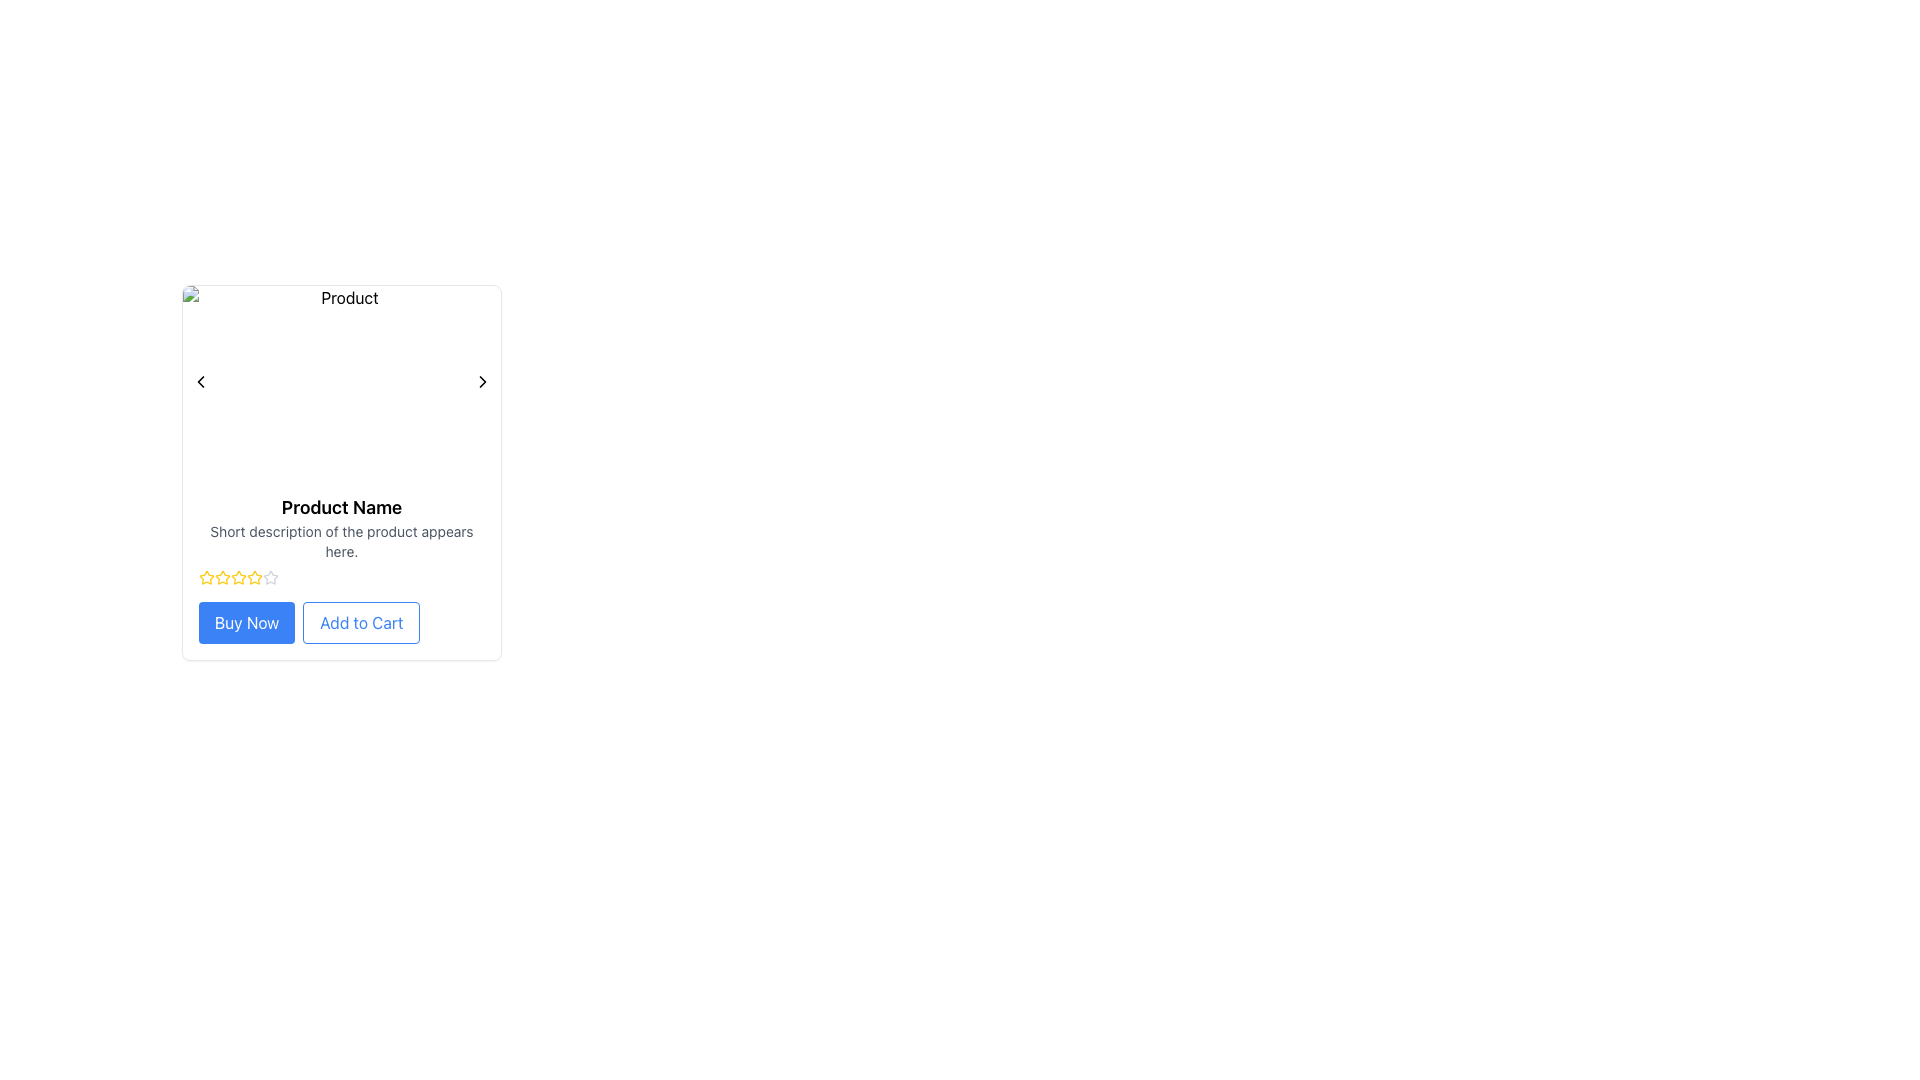 The image size is (1920, 1080). Describe the element at coordinates (239, 577) in the screenshot. I see `the second star icon in the rating row to change the product's rating` at that location.